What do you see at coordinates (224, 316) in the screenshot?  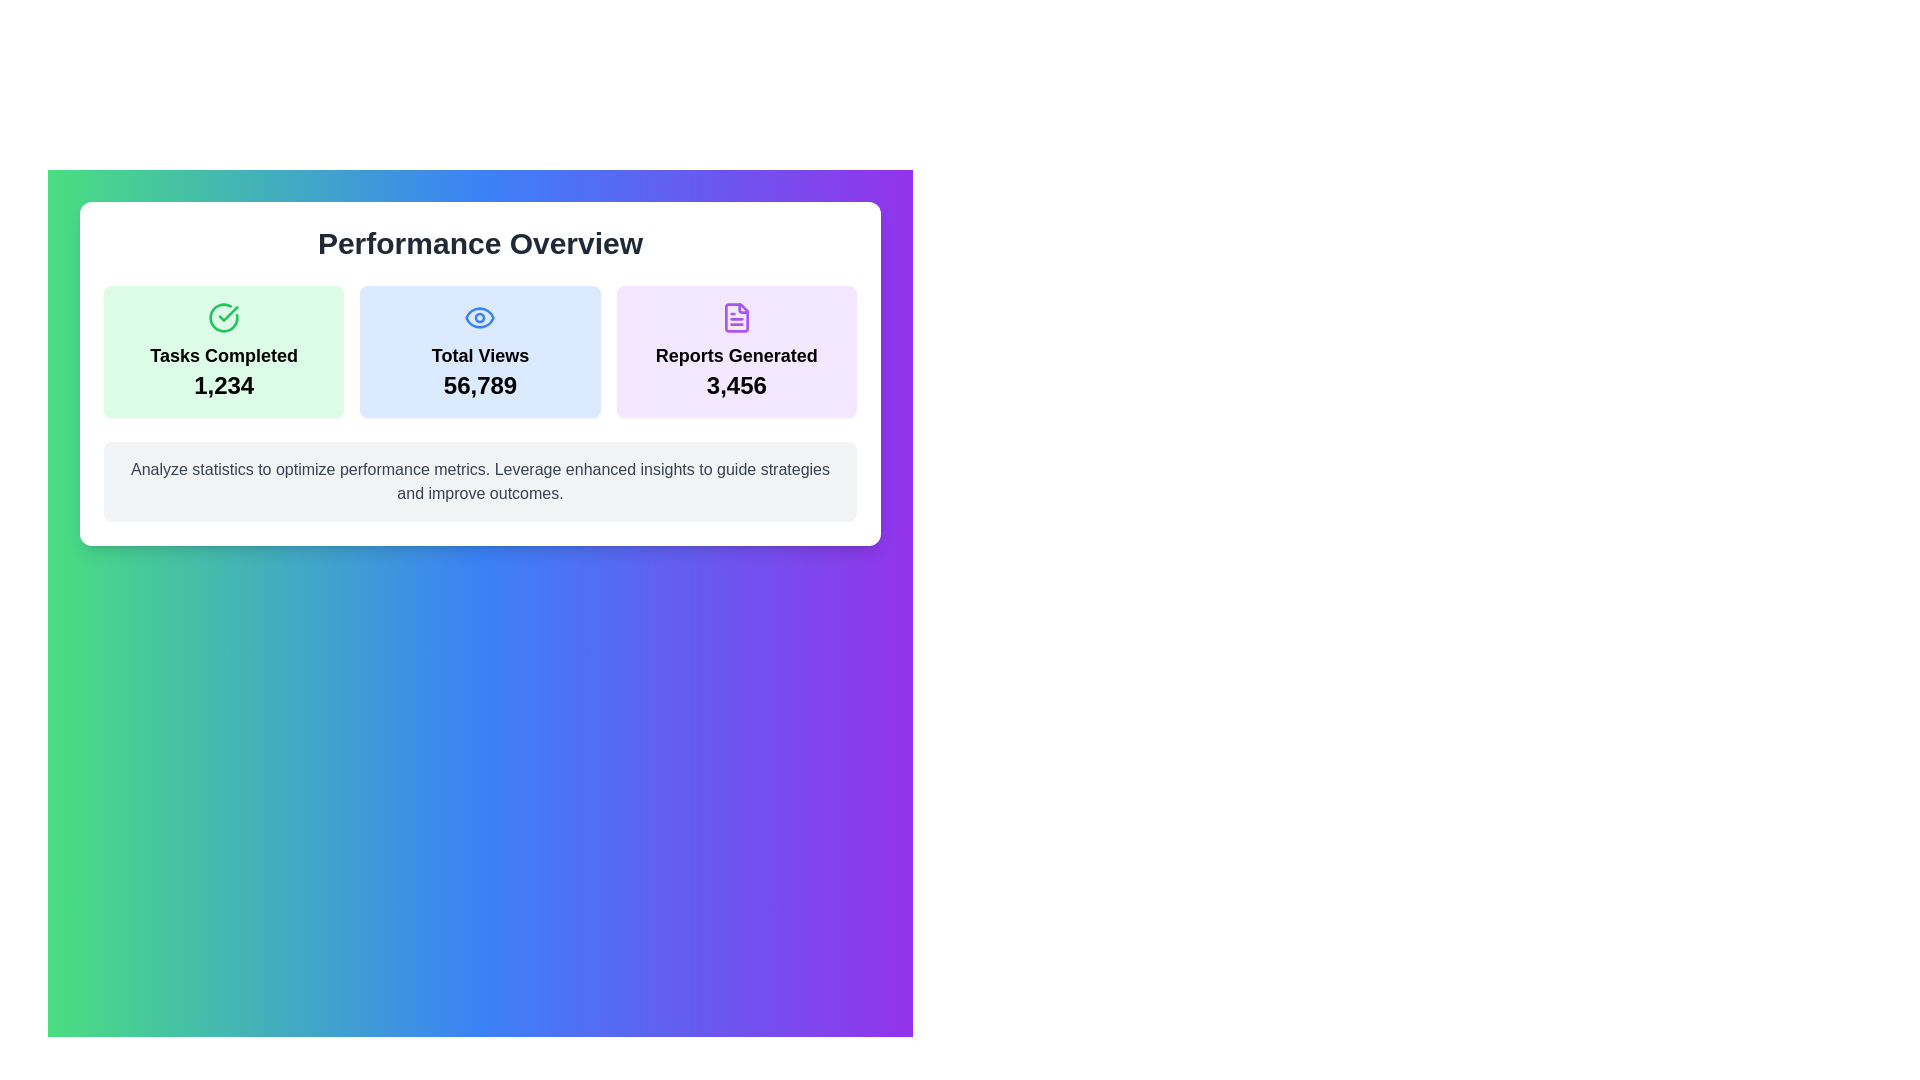 I see `the graphical icon representing a completed task or success status, which indicates completion of tasks displayed in the green rectangular card labeled 'Tasks Completed 1,234'` at bounding box center [224, 316].